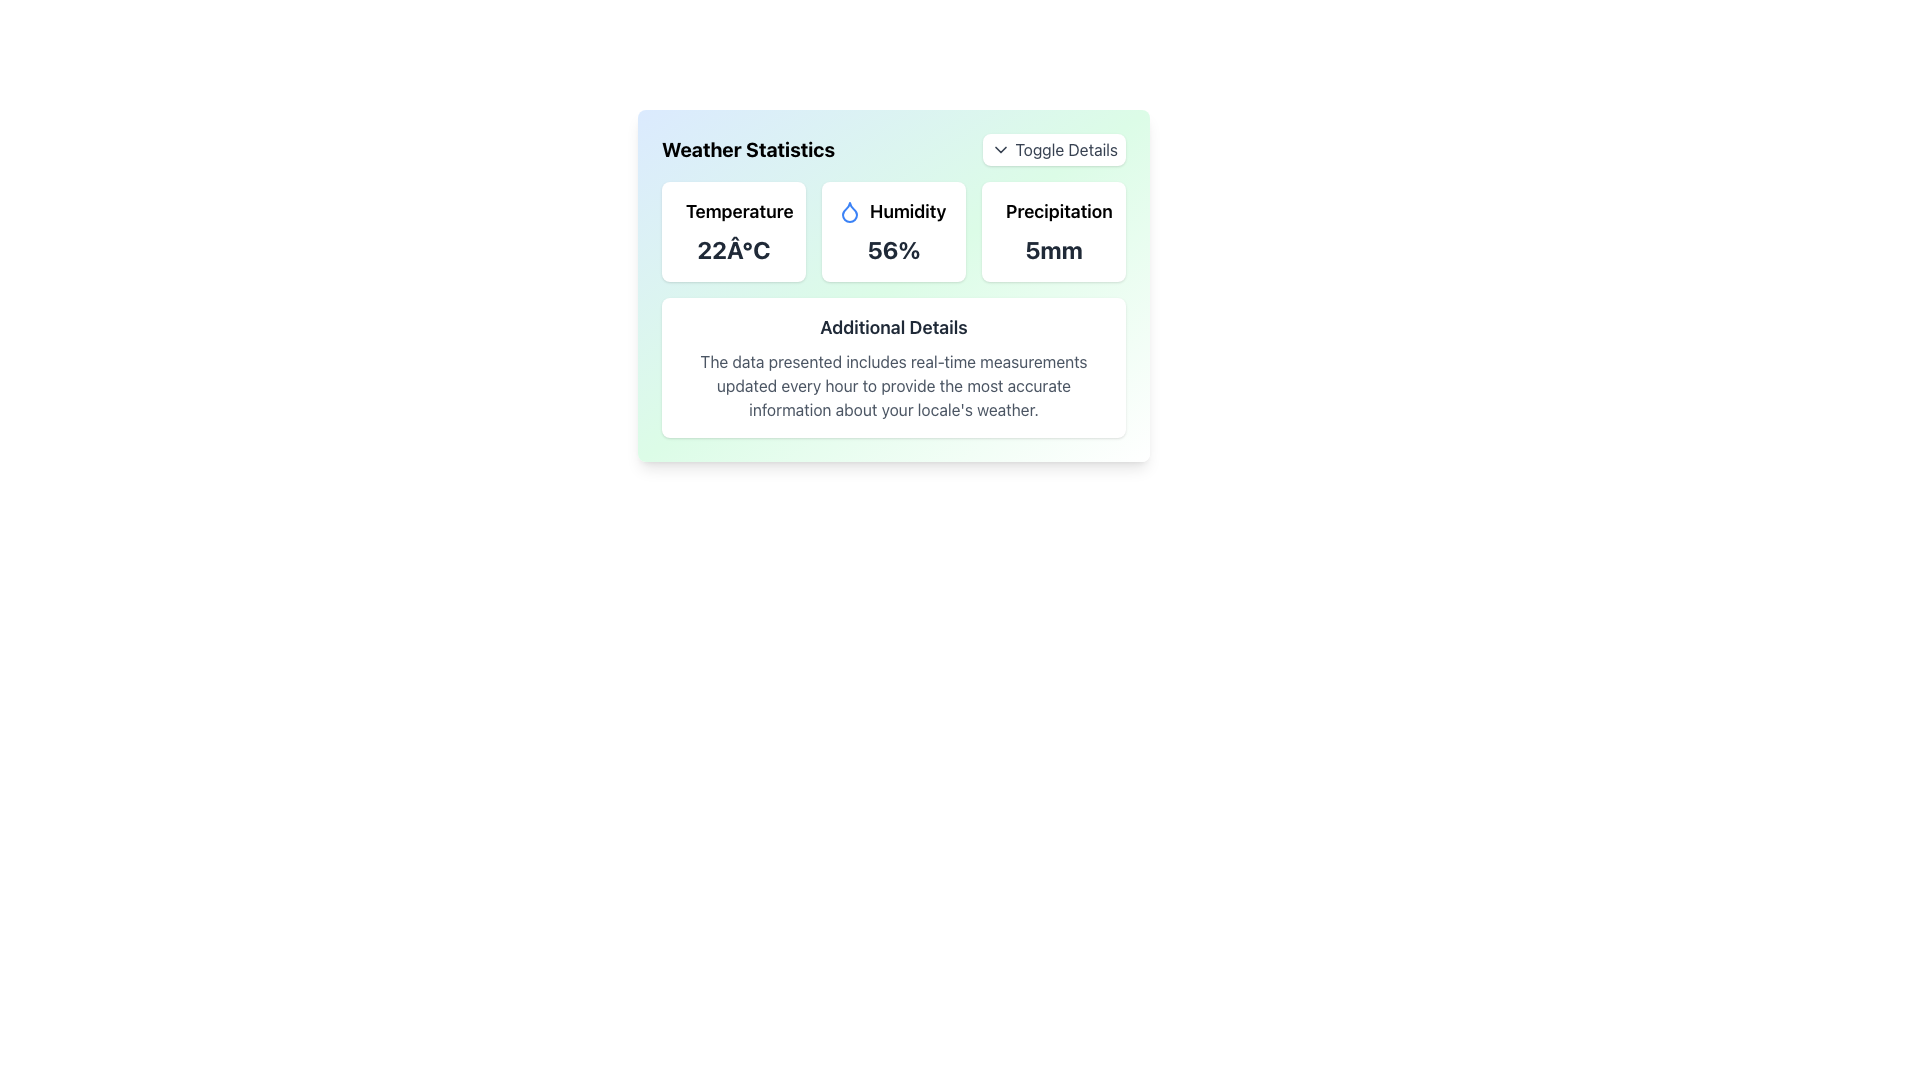 This screenshot has height=1080, width=1920. Describe the element at coordinates (1053, 212) in the screenshot. I see `the Text with Icon that denotes precipitation information, which is located in the upper-right part of the weather statistics card, right of the 'Humidity' element and aligned with '5mm'` at that location.